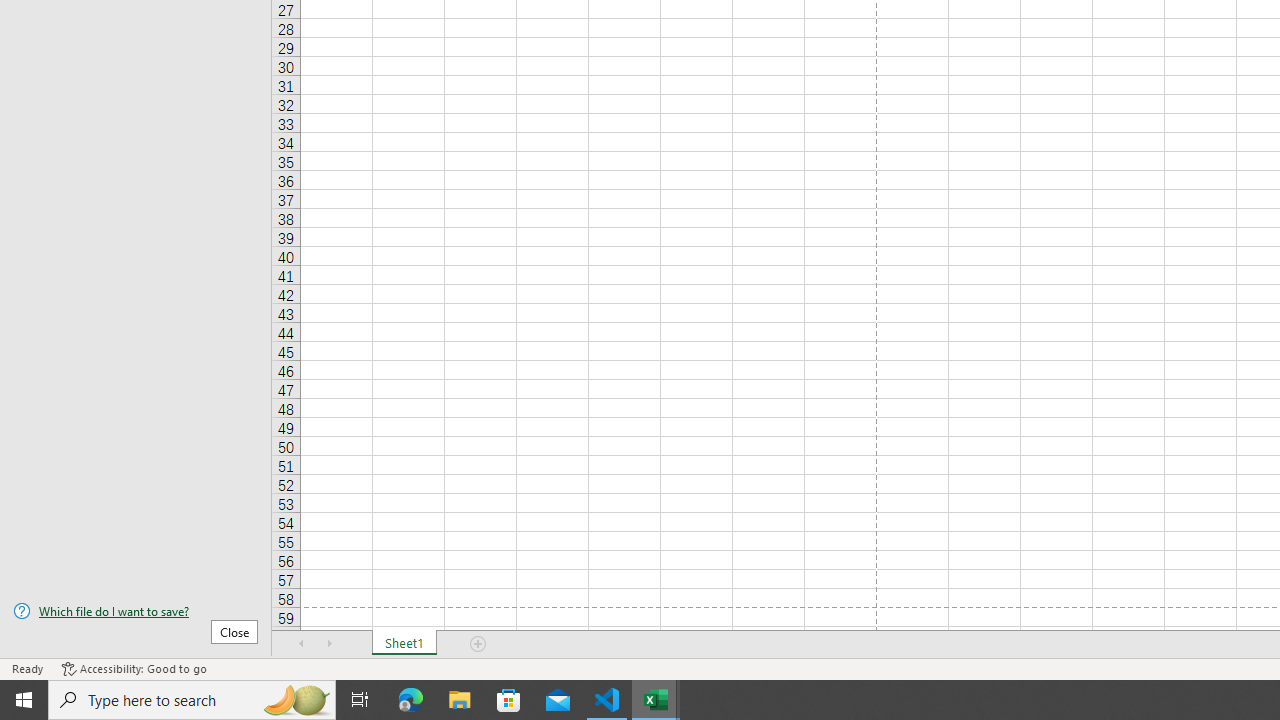 Image resolution: width=1280 pixels, height=720 pixels. I want to click on 'Microsoft Store', so click(509, 698).